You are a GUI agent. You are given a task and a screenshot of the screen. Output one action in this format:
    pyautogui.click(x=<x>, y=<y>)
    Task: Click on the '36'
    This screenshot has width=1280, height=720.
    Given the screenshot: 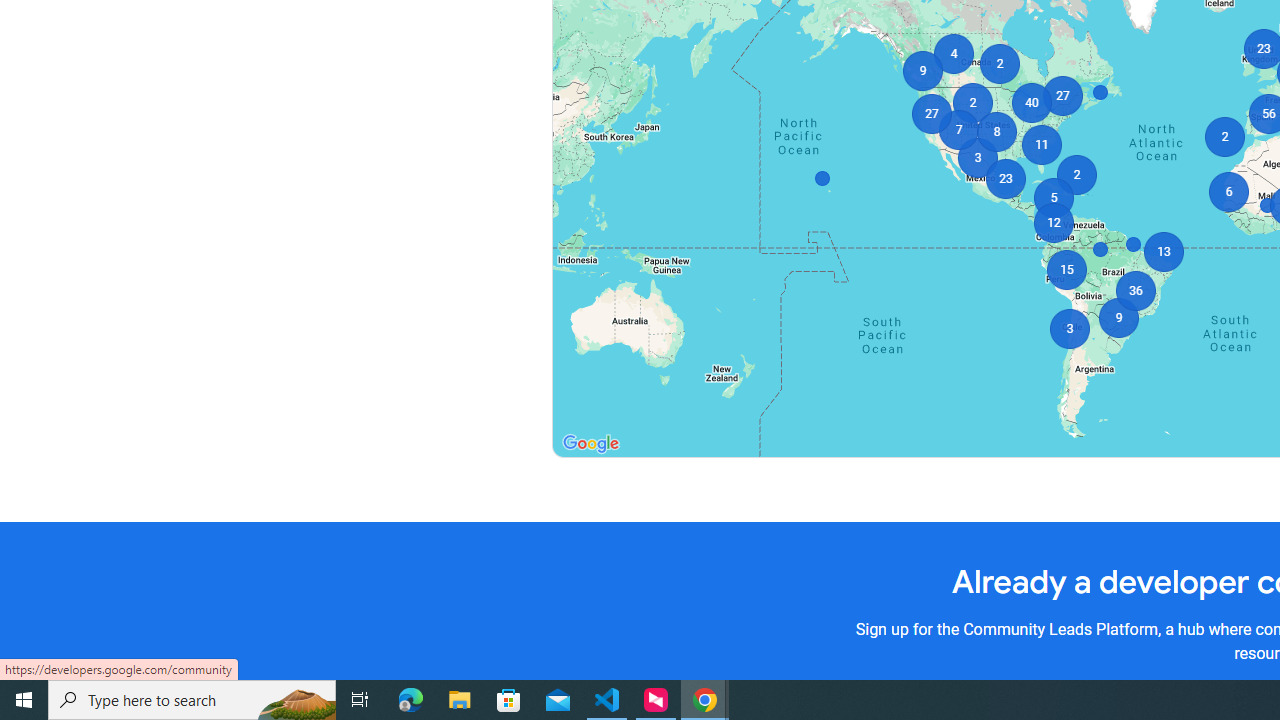 What is the action you would take?
    pyautogui.click(x=1135, y=290)
    